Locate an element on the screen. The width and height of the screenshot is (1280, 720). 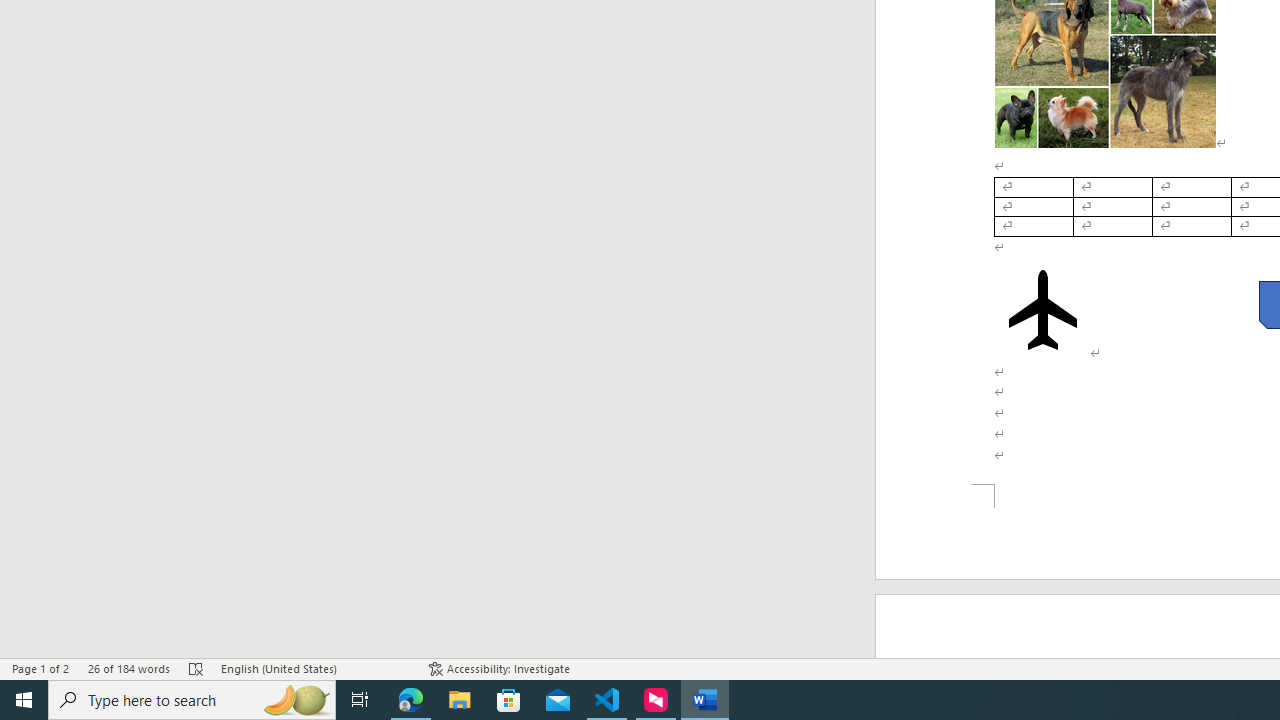
'Spelling and Grammar Check Errors' is located at coordinates (196, 669).